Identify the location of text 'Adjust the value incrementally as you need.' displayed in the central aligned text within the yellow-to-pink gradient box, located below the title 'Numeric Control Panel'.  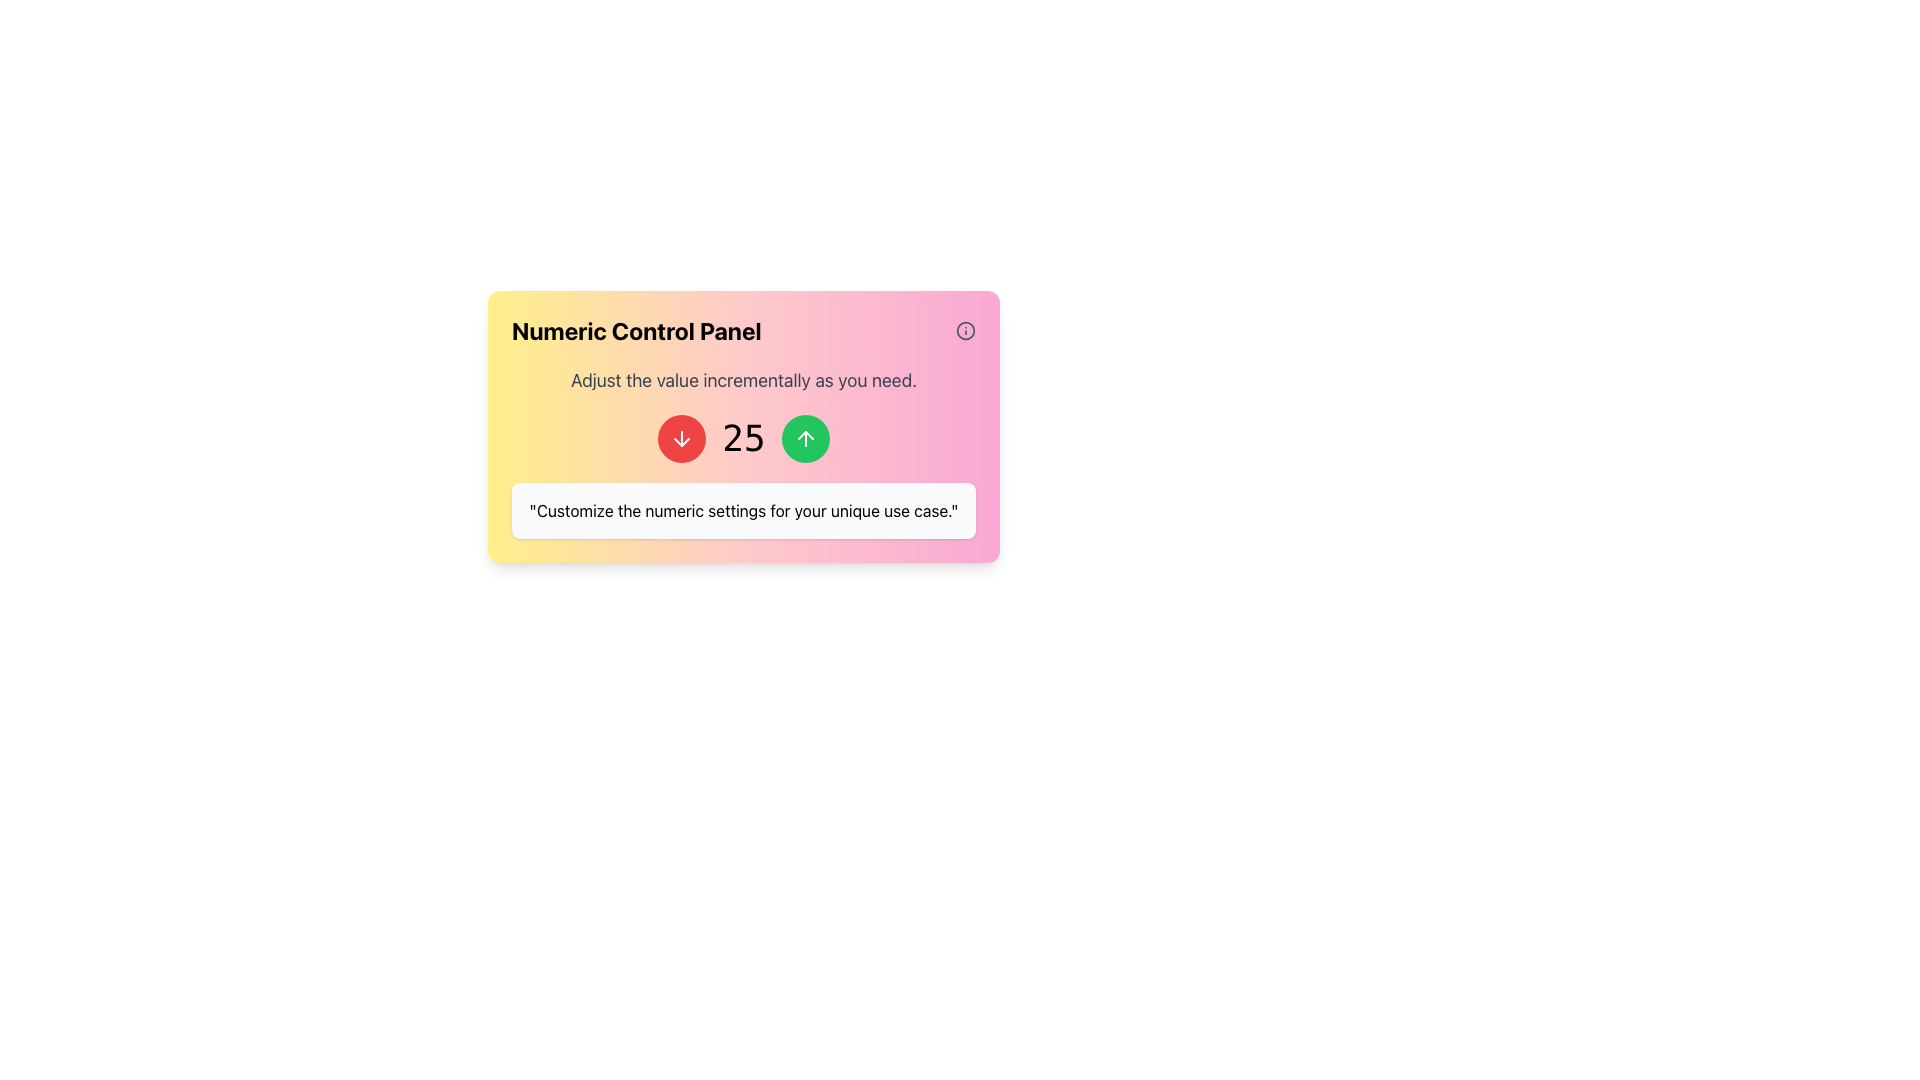
(743, 381).